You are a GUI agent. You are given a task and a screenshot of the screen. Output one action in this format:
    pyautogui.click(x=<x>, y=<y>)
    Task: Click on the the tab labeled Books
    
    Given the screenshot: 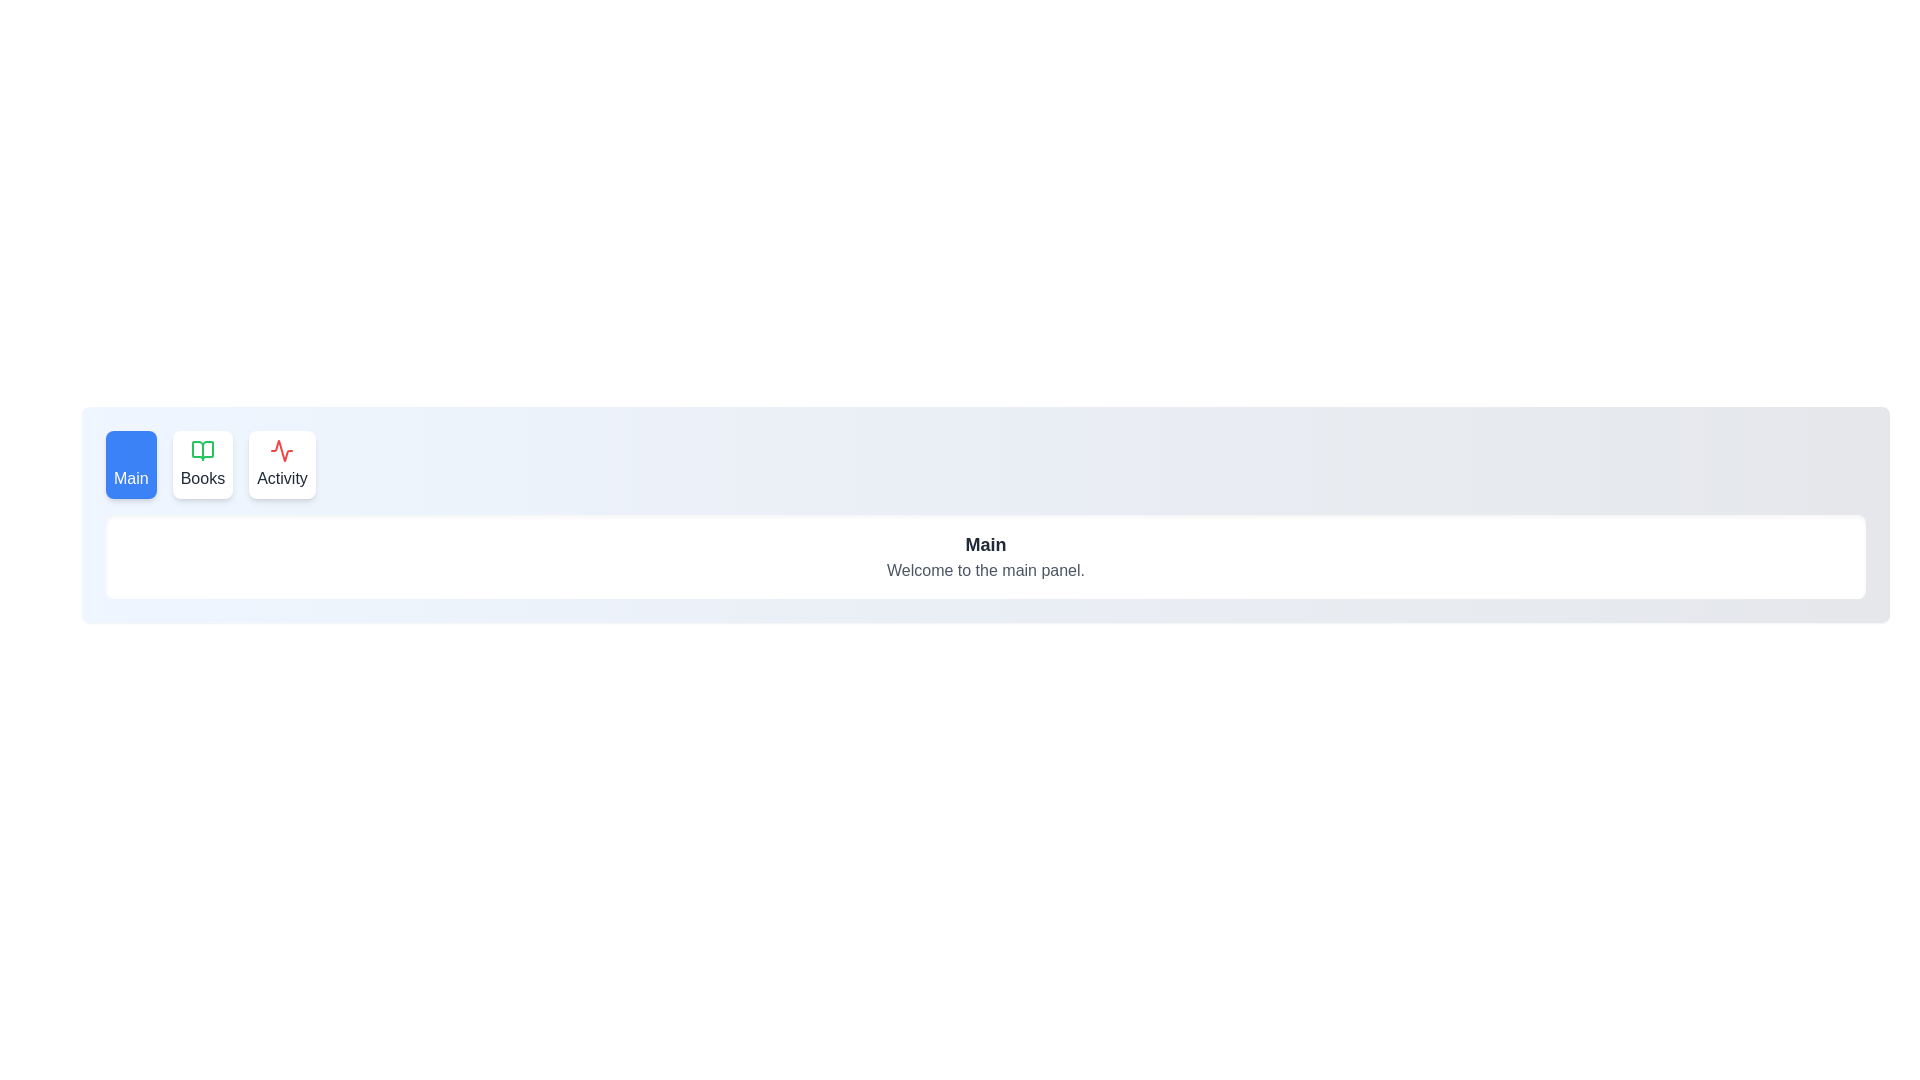 What is the action you would take?
    pyautogui.click(x=202, y=465)
    